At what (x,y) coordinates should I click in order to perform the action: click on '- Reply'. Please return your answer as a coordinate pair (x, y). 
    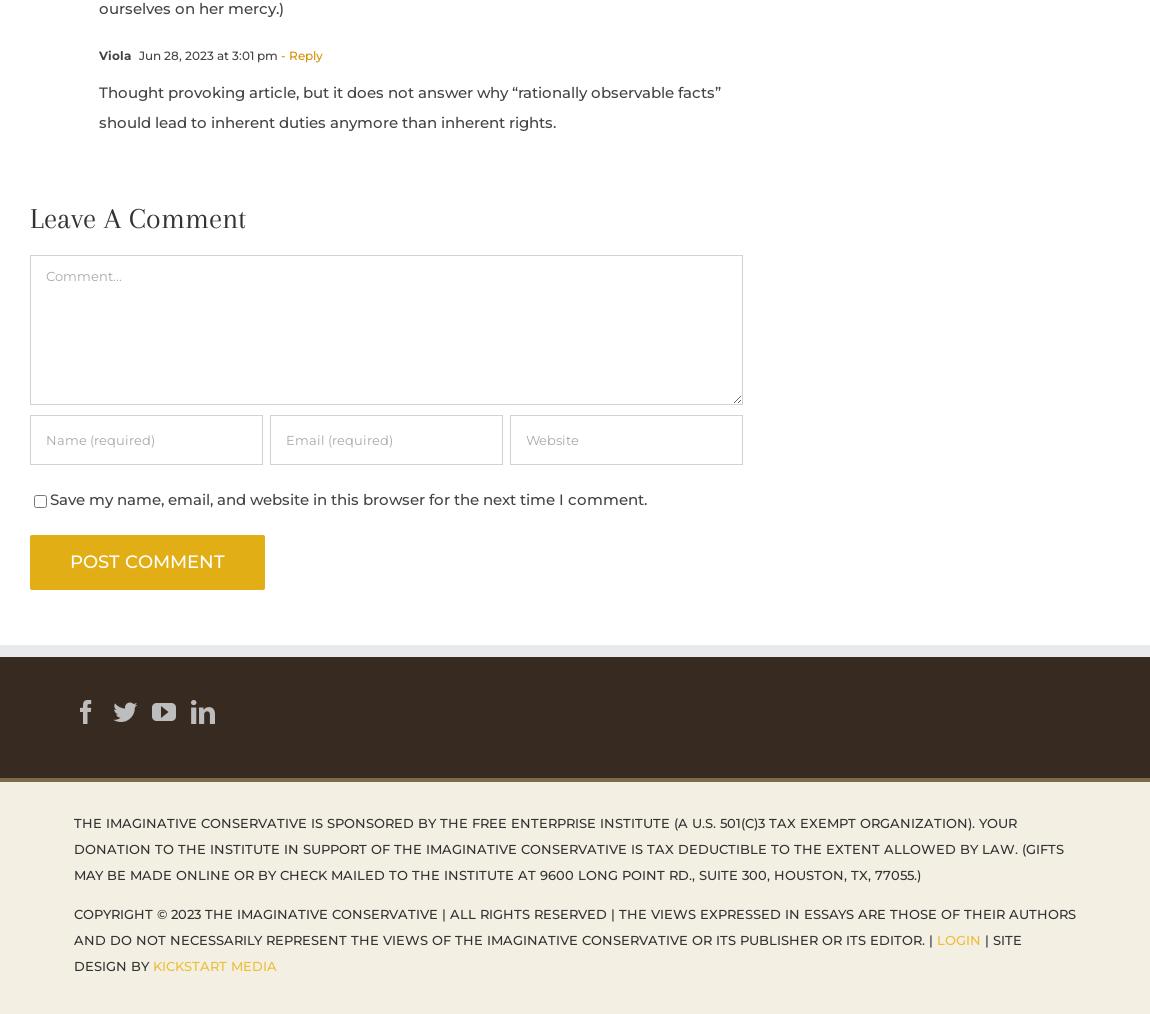
    Looking at the image, I should click on (300, 53).